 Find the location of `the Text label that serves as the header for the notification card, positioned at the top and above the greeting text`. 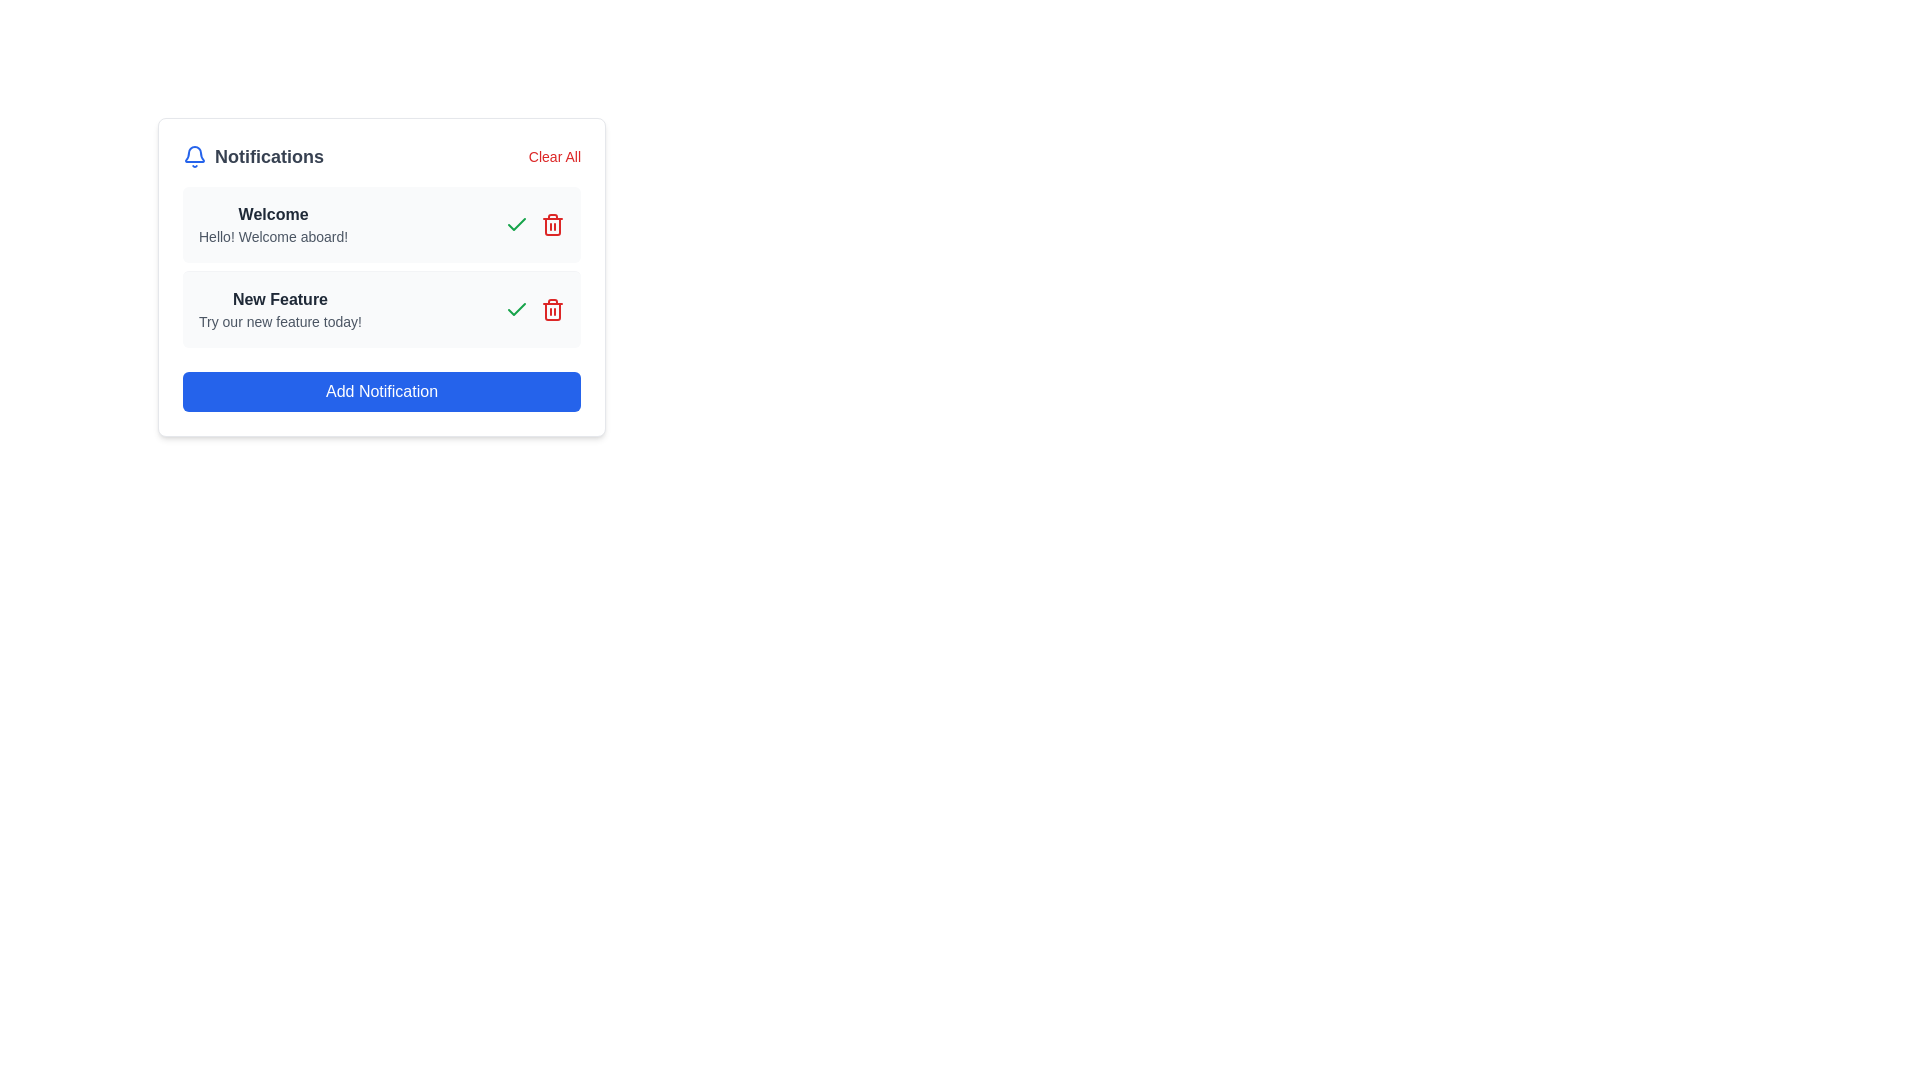

the Text label that serves as the header for the notification card, positioned at the top and above the greeting text is located at coordinates (272, 215).